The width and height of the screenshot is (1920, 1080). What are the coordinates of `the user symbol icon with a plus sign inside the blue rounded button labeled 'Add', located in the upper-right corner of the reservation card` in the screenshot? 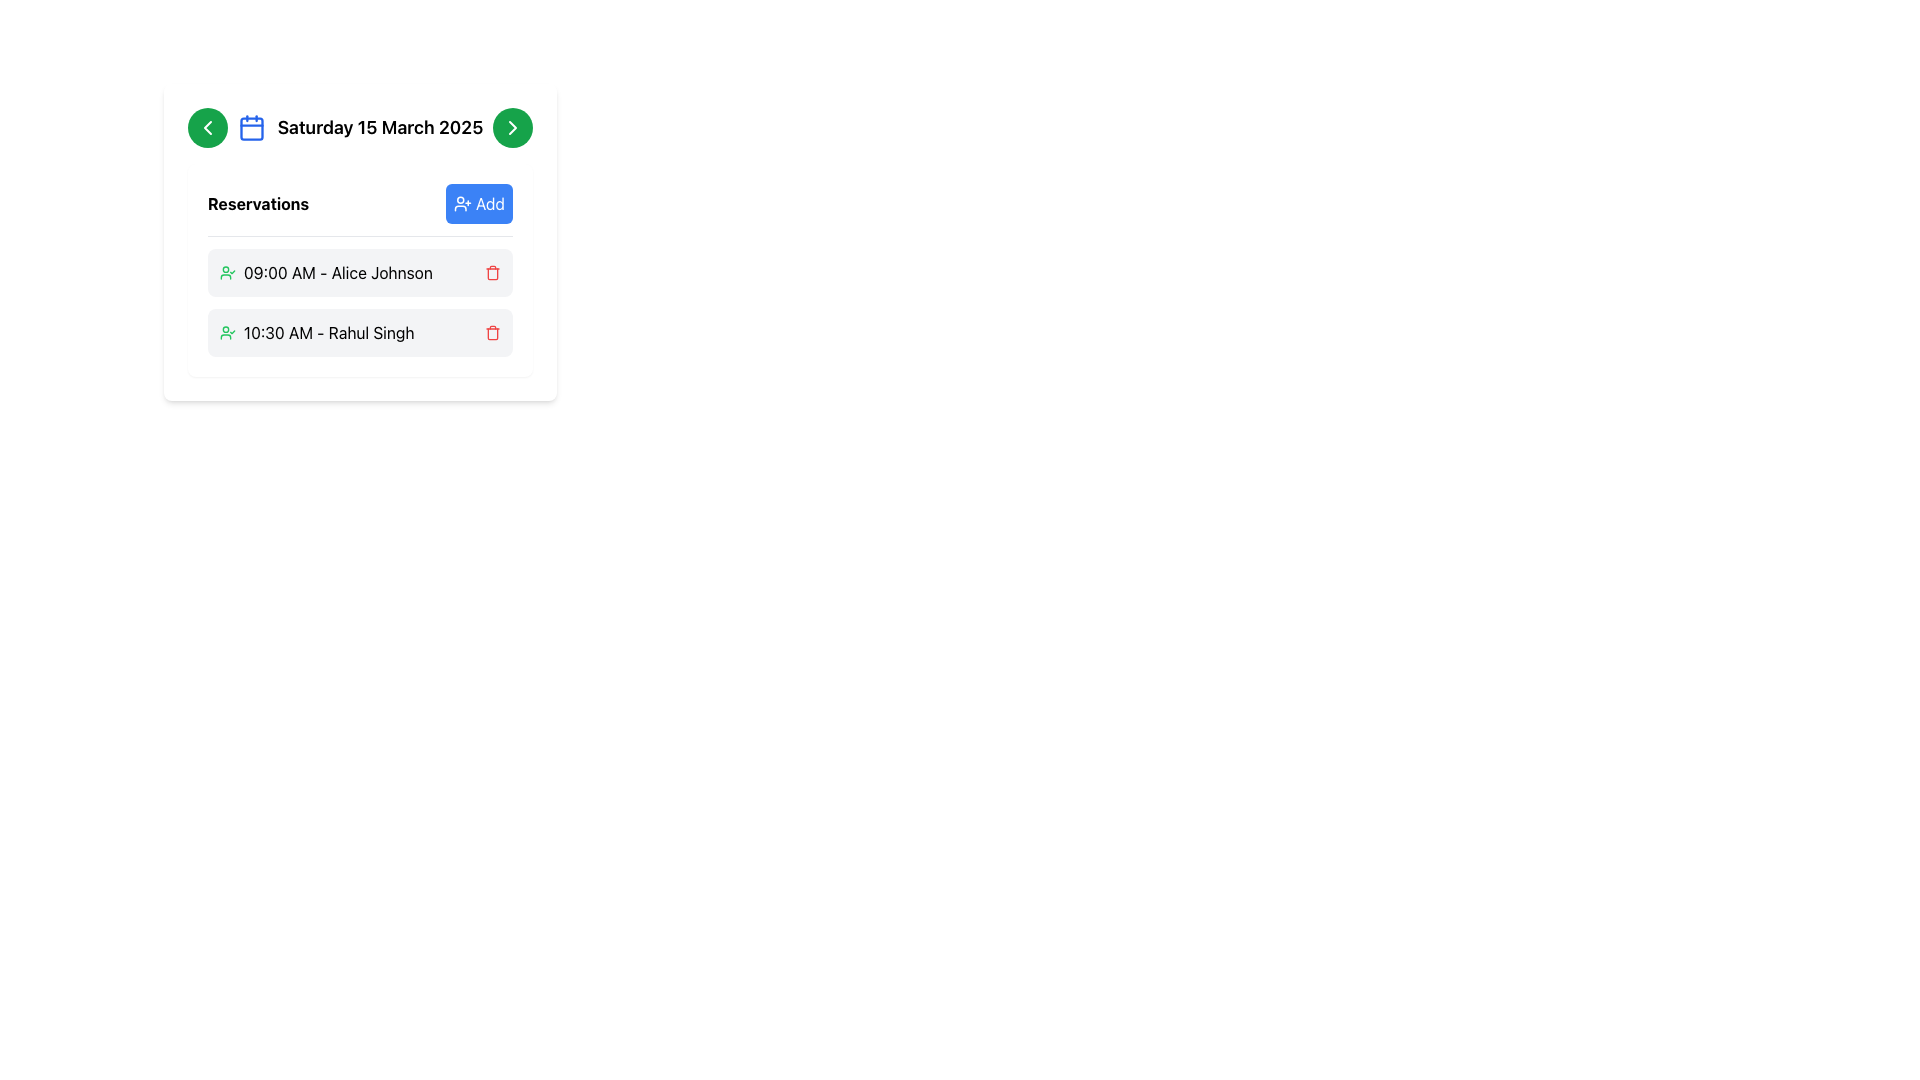 It's located at (461, 204).